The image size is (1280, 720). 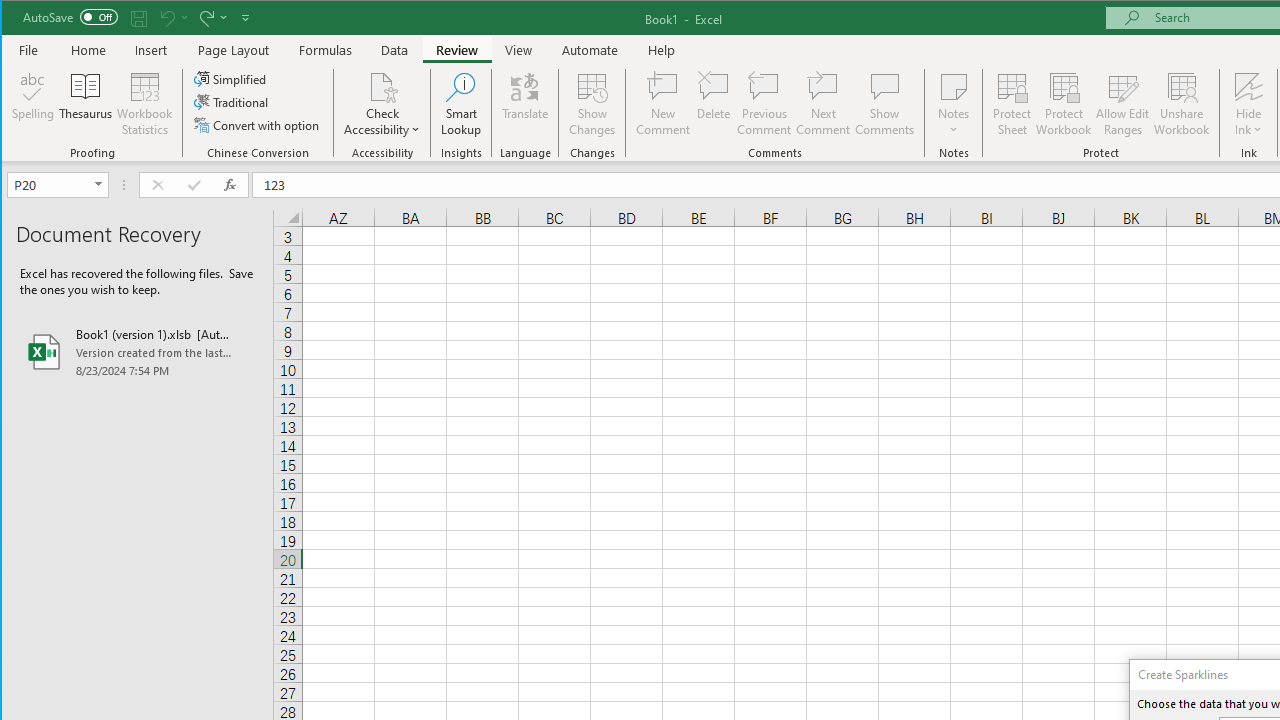 I want to click on 'Convert with option', so click(x=257, y=125).